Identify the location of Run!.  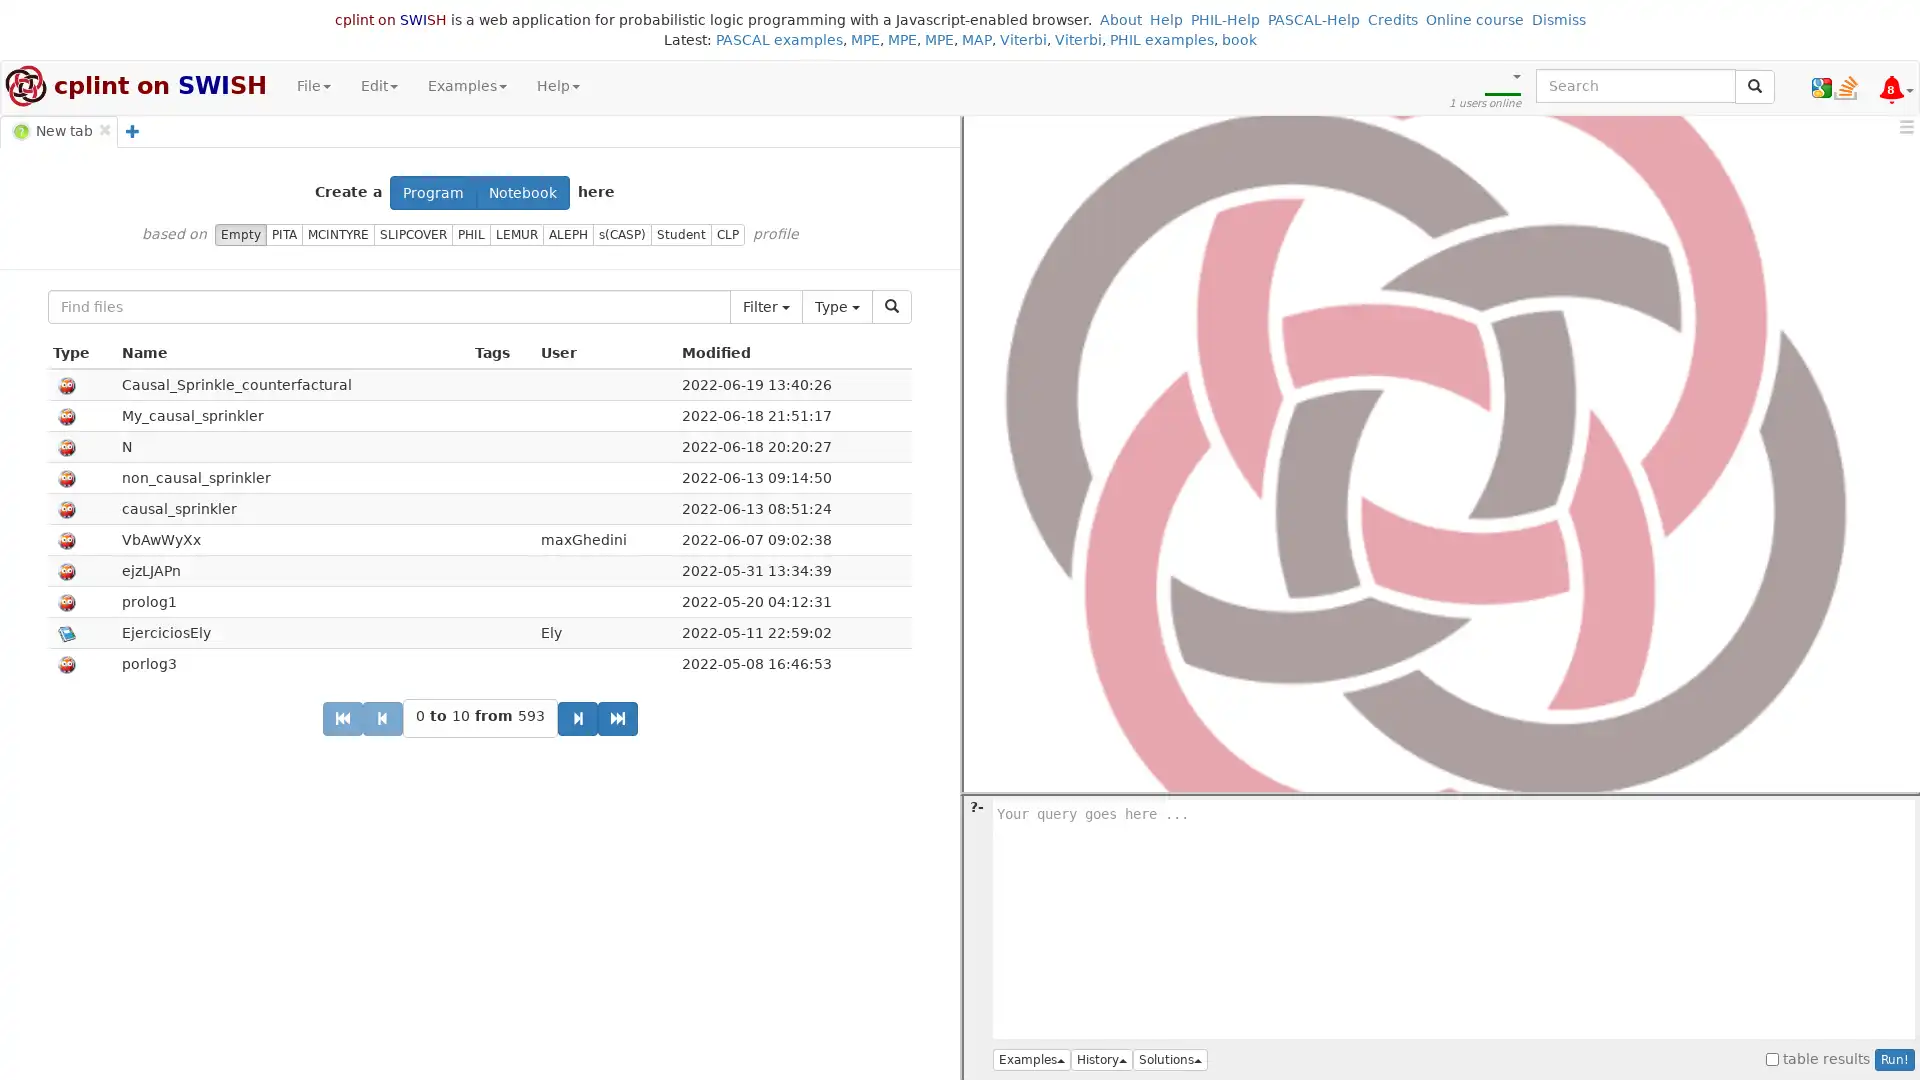
(1894, 1059).